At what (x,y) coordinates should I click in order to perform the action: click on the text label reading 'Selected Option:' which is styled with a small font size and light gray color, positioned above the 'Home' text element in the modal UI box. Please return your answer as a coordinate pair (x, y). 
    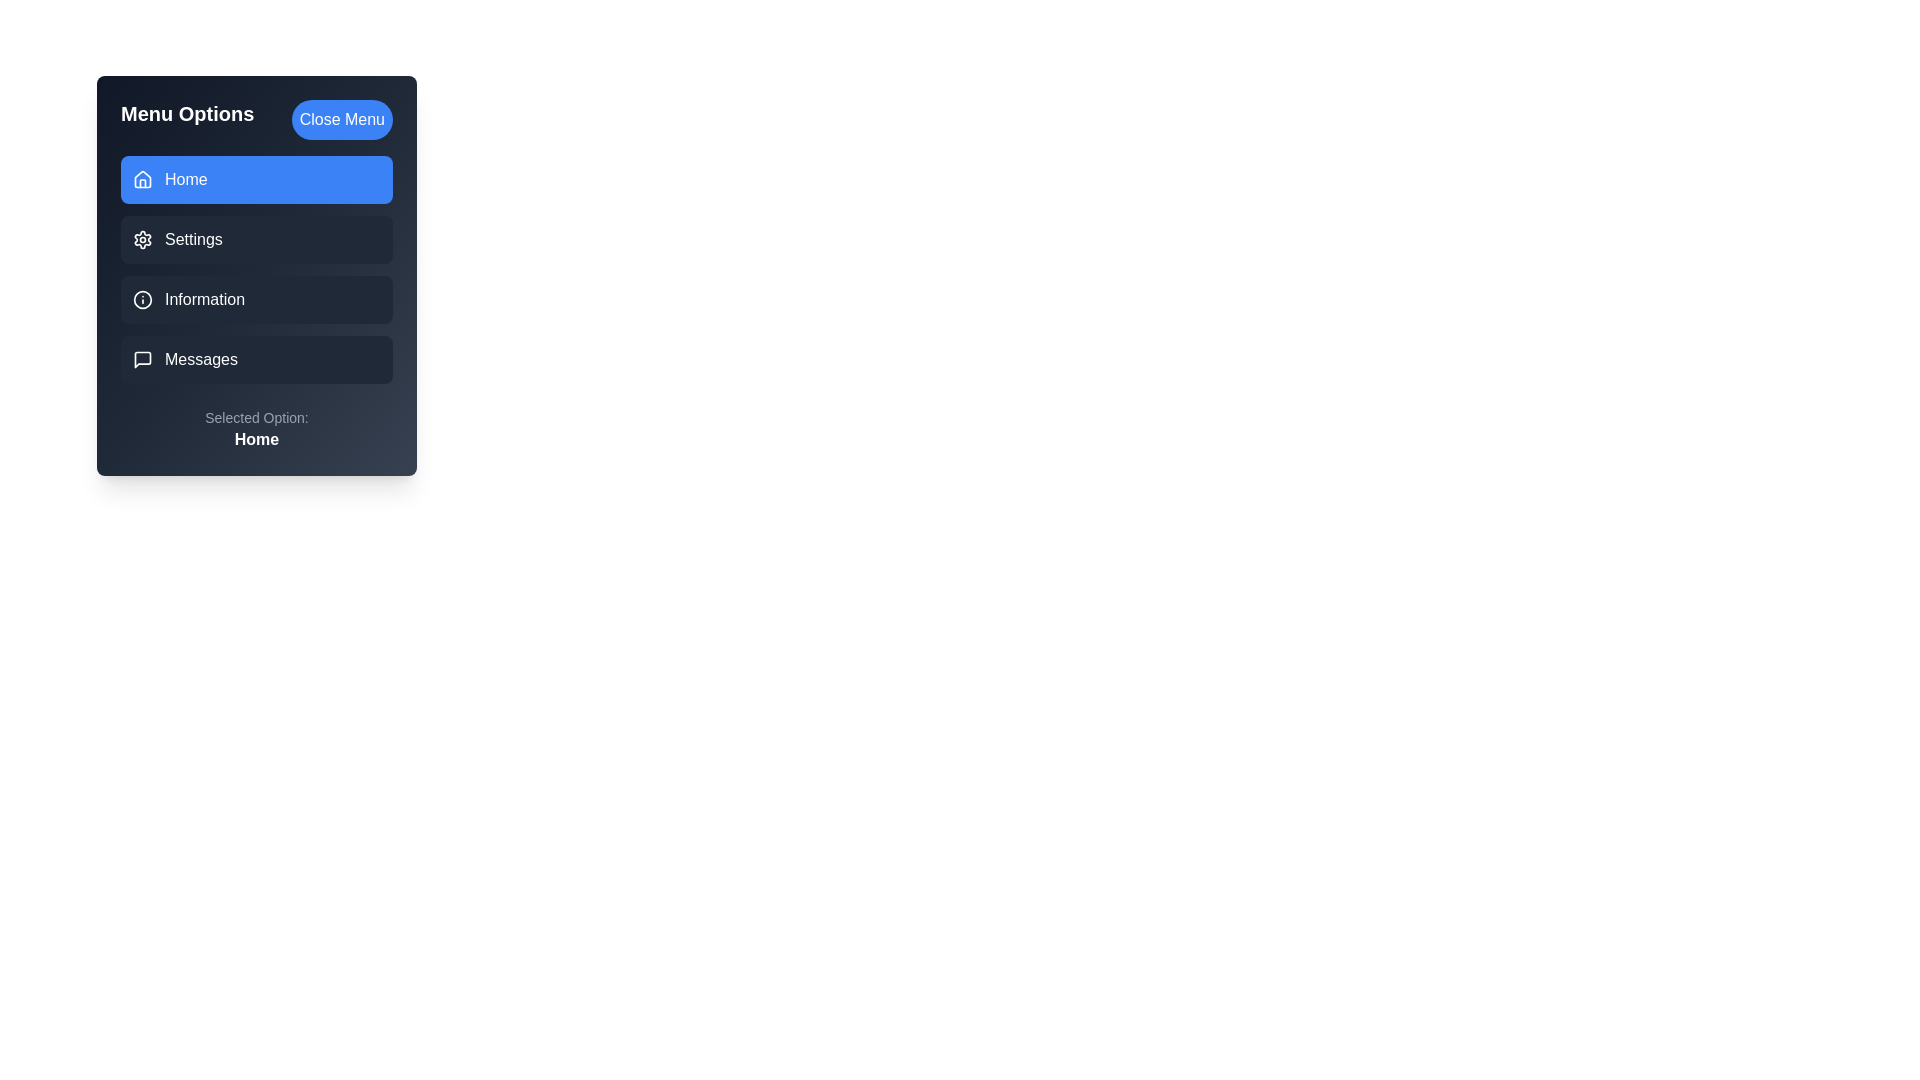
    Looking at the image, I should click on (255, 416).